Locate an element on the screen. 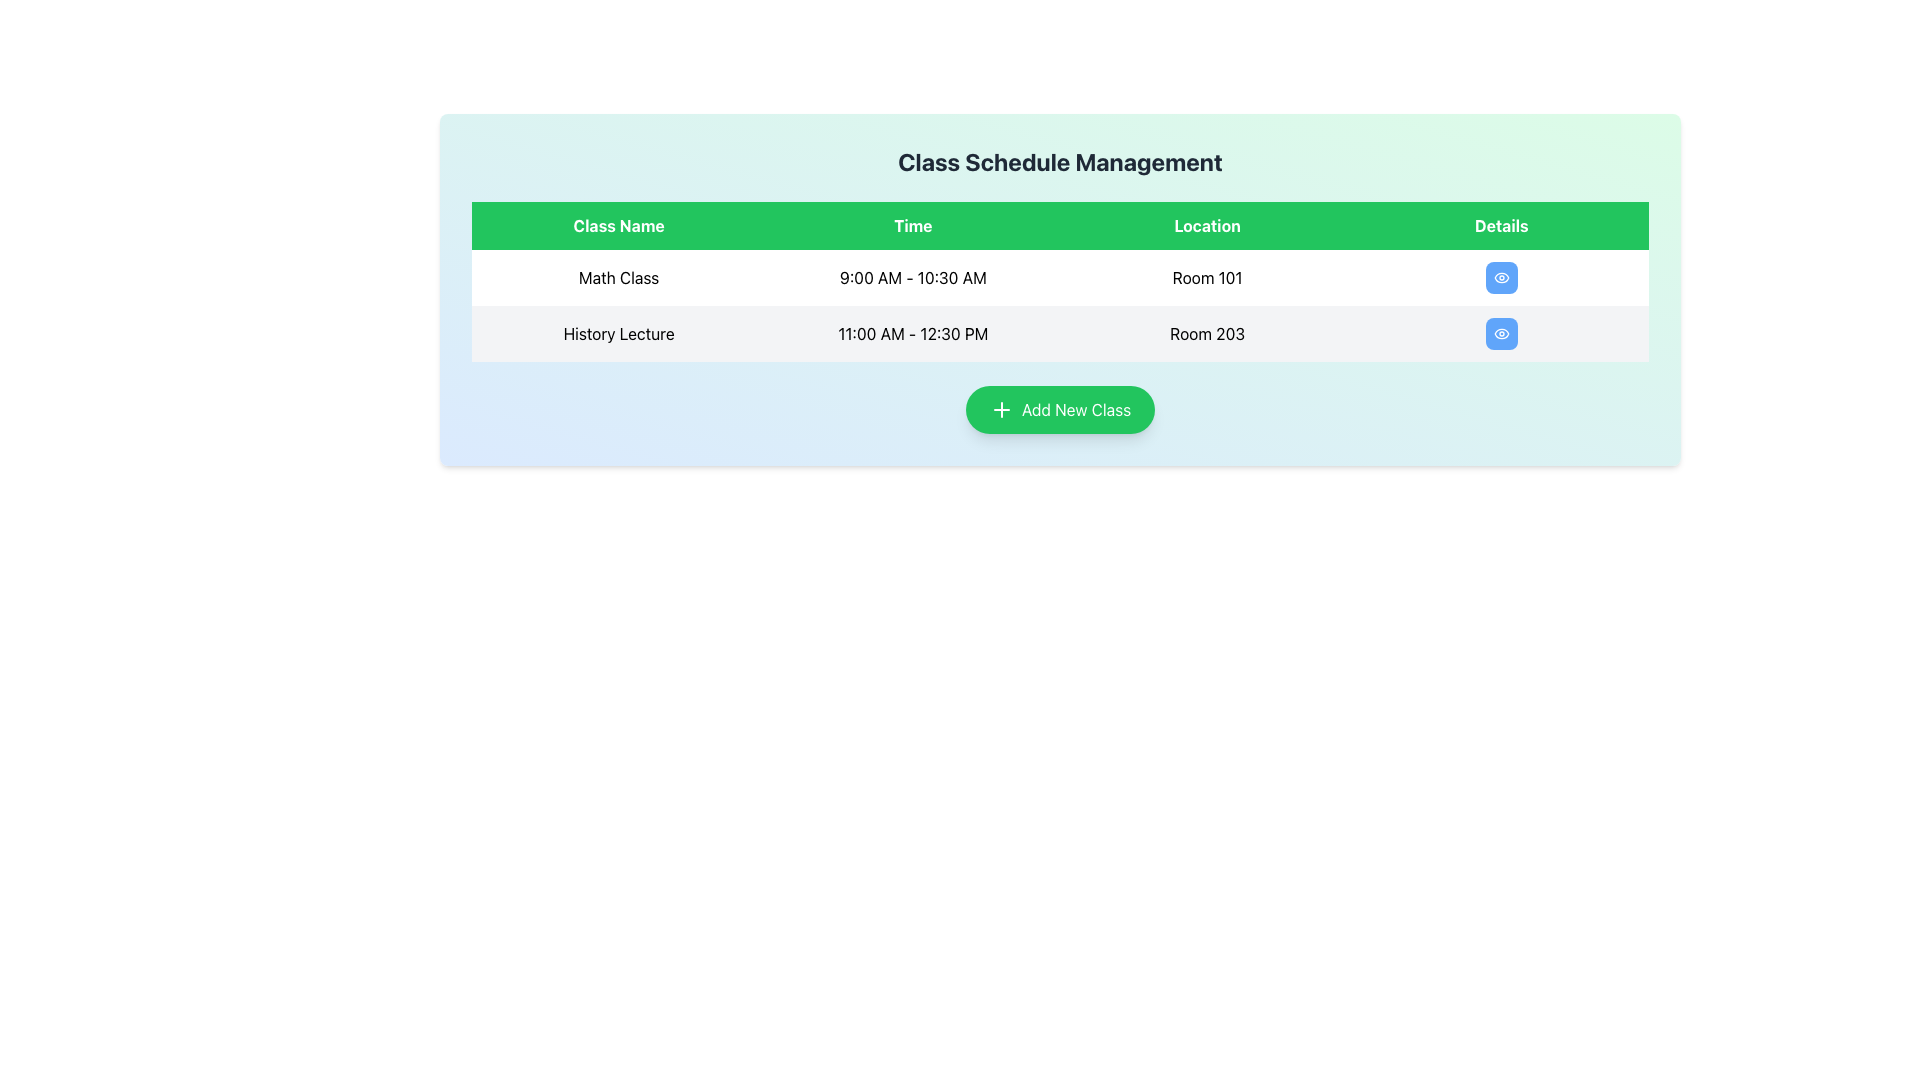 This screenshot has height=1080, width=1920. the text label displaying '9:00 AM - 10:30 AM' which is centrally positioned in the 'Time' column of the table is located at coordinates (912, 277).